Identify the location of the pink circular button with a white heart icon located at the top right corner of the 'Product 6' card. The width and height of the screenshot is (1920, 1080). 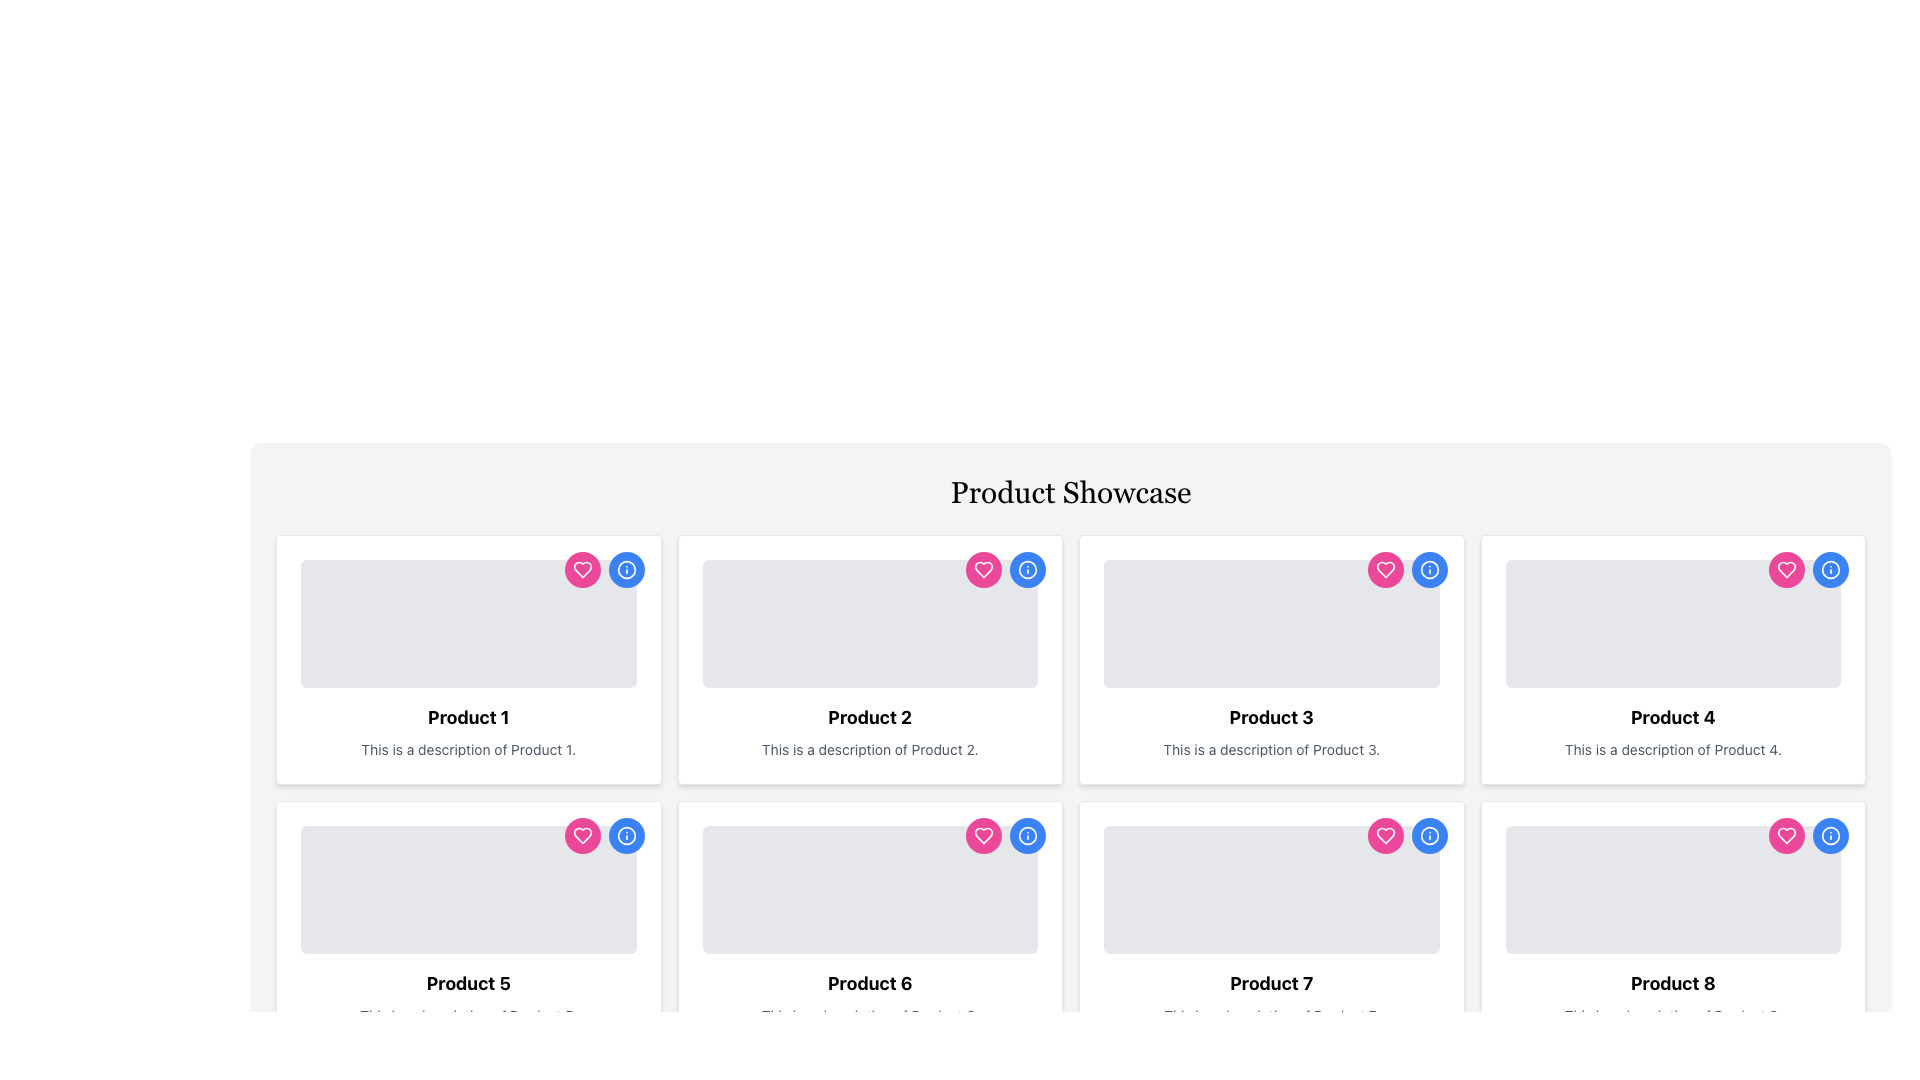
(983, 836).